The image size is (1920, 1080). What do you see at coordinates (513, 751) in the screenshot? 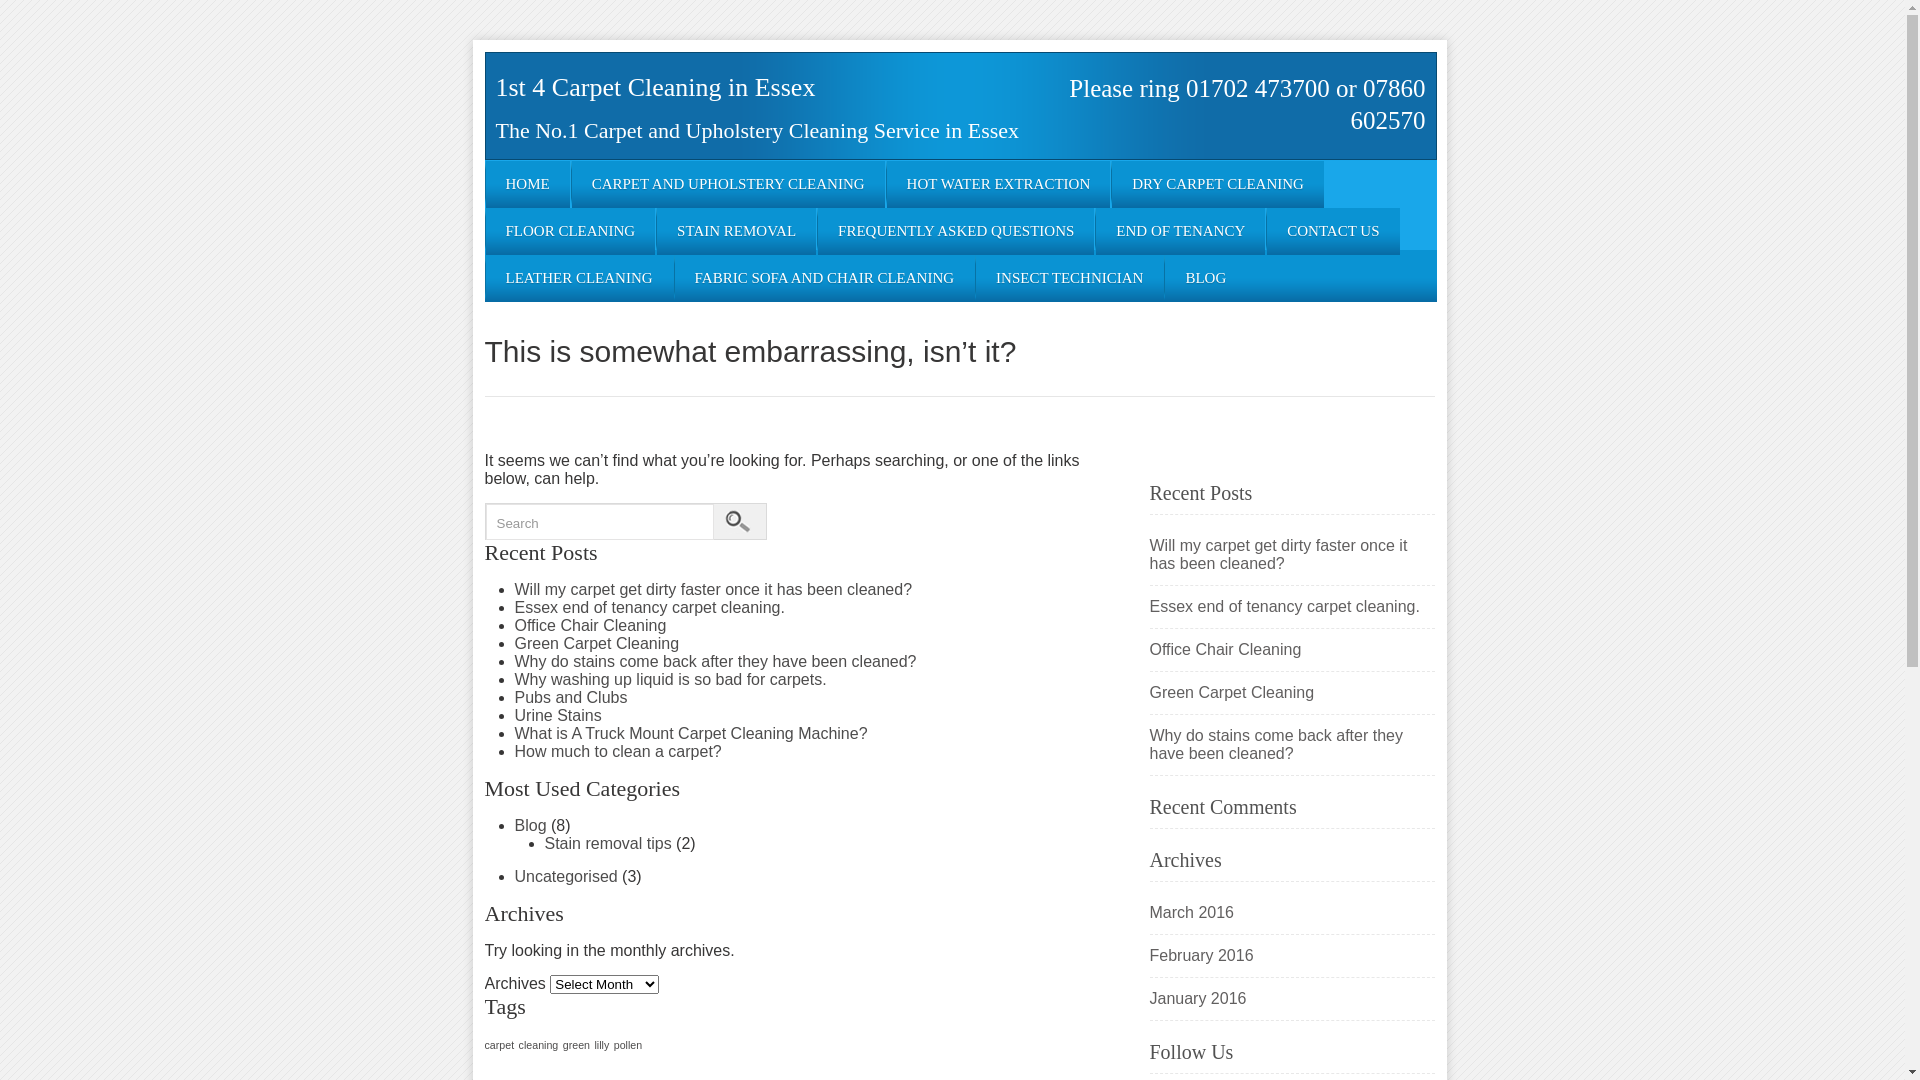
I see `'How much to clean a carpet?'` at bounding box center [513, 751].